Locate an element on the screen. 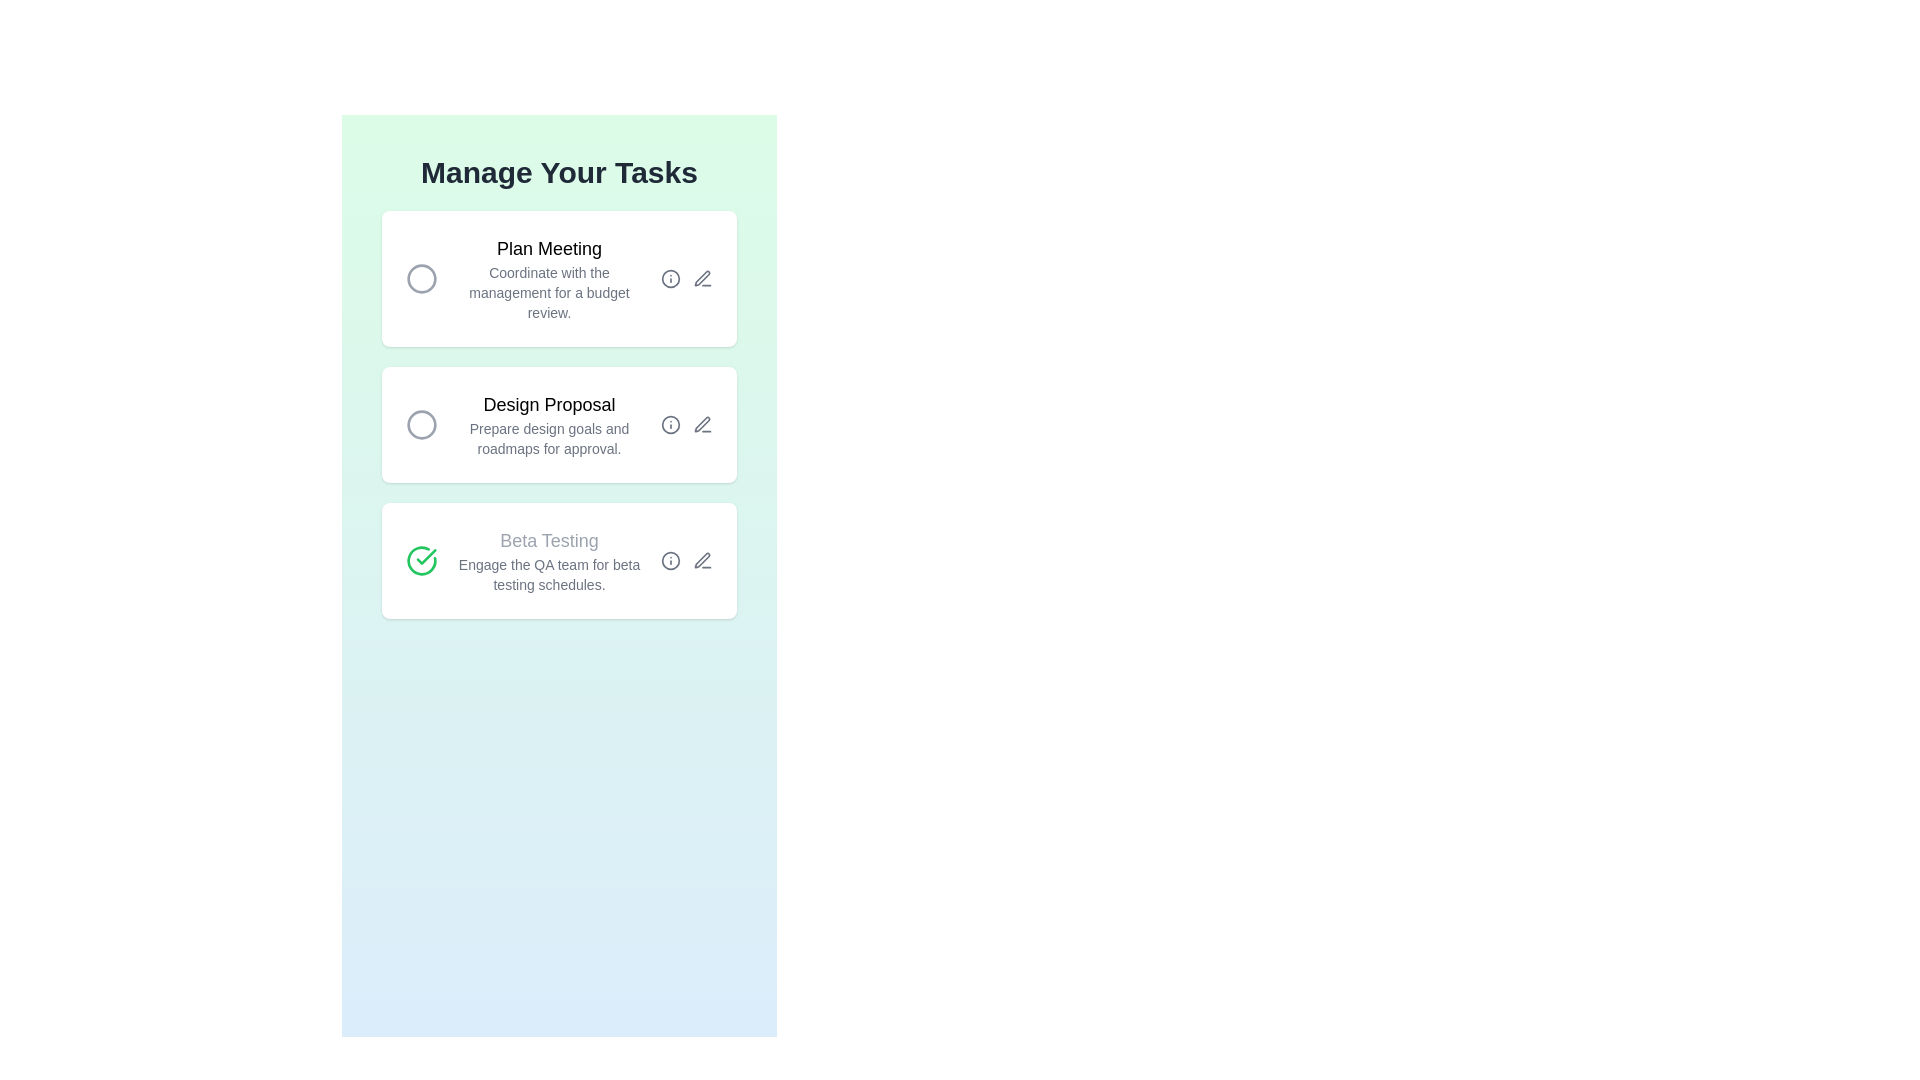  the 'More information' icon for the task 'Plan Meeting' is located at coordinates (671, 278).